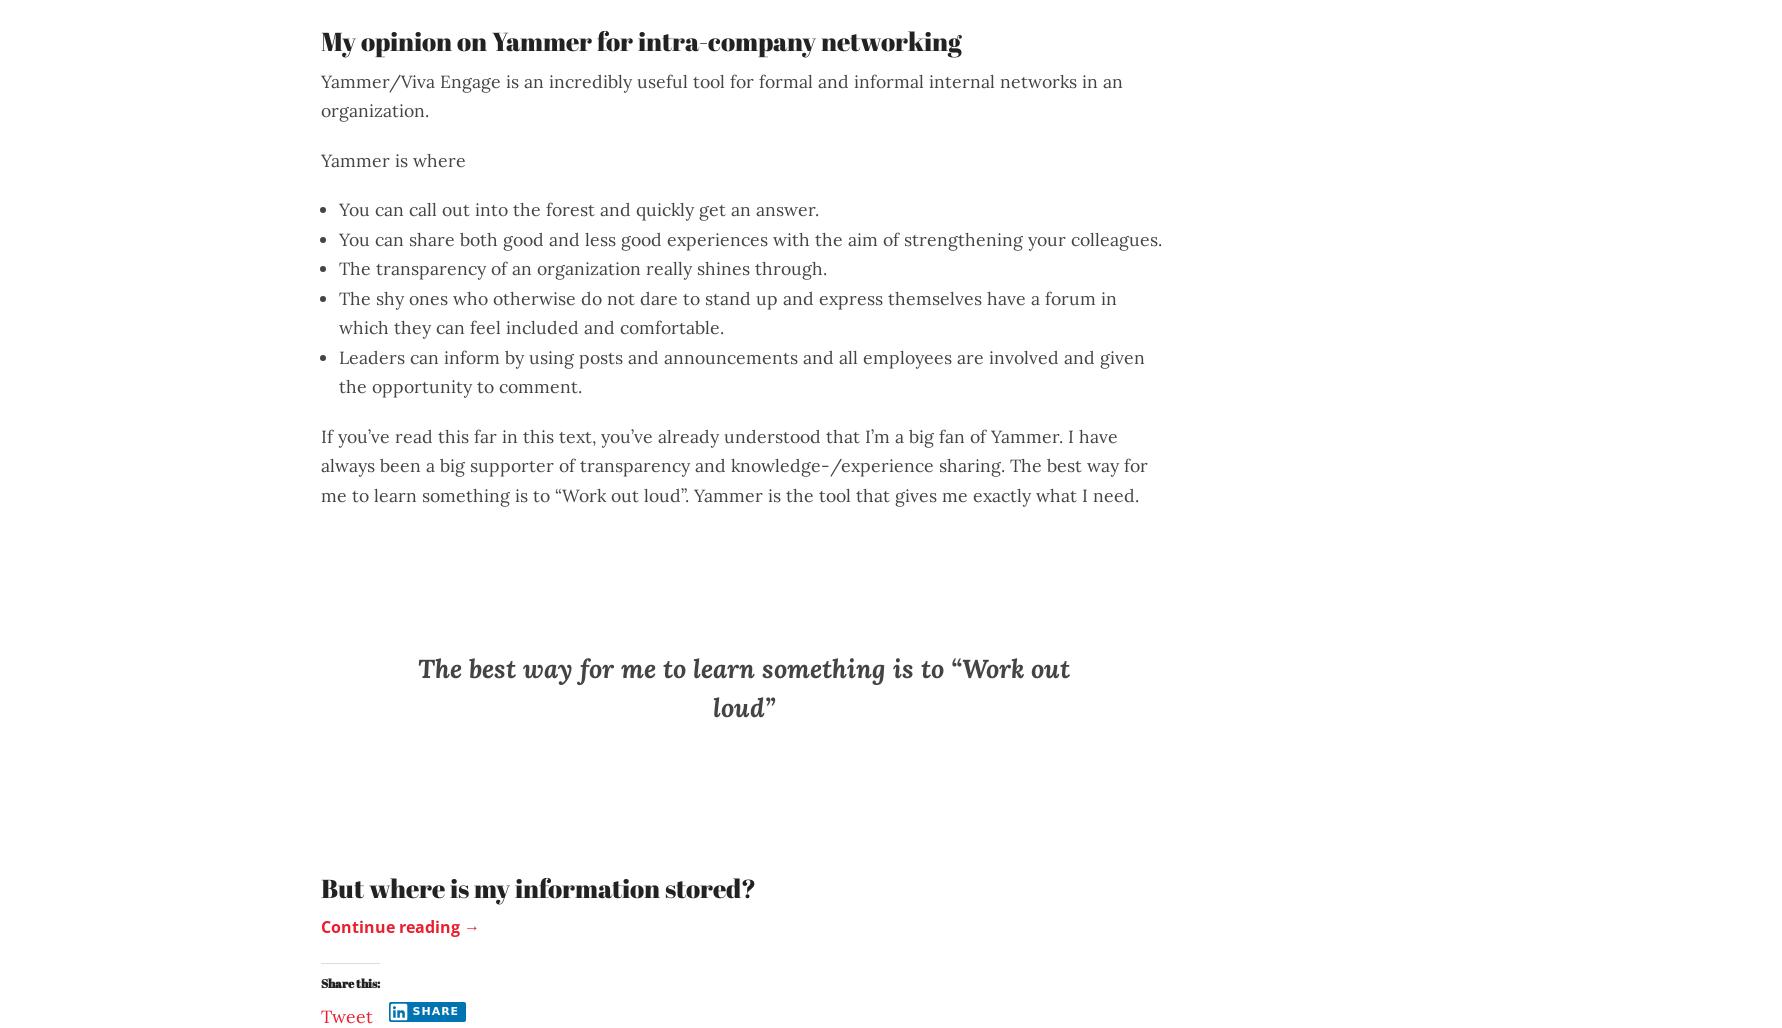 The width and height of the screenshot is (1782, 1028). What do you see at coordinates (640, 39) in the screenshot?
I see `'My opinion on Yammer for intra-company networking'` at bounding box center [640, 39].